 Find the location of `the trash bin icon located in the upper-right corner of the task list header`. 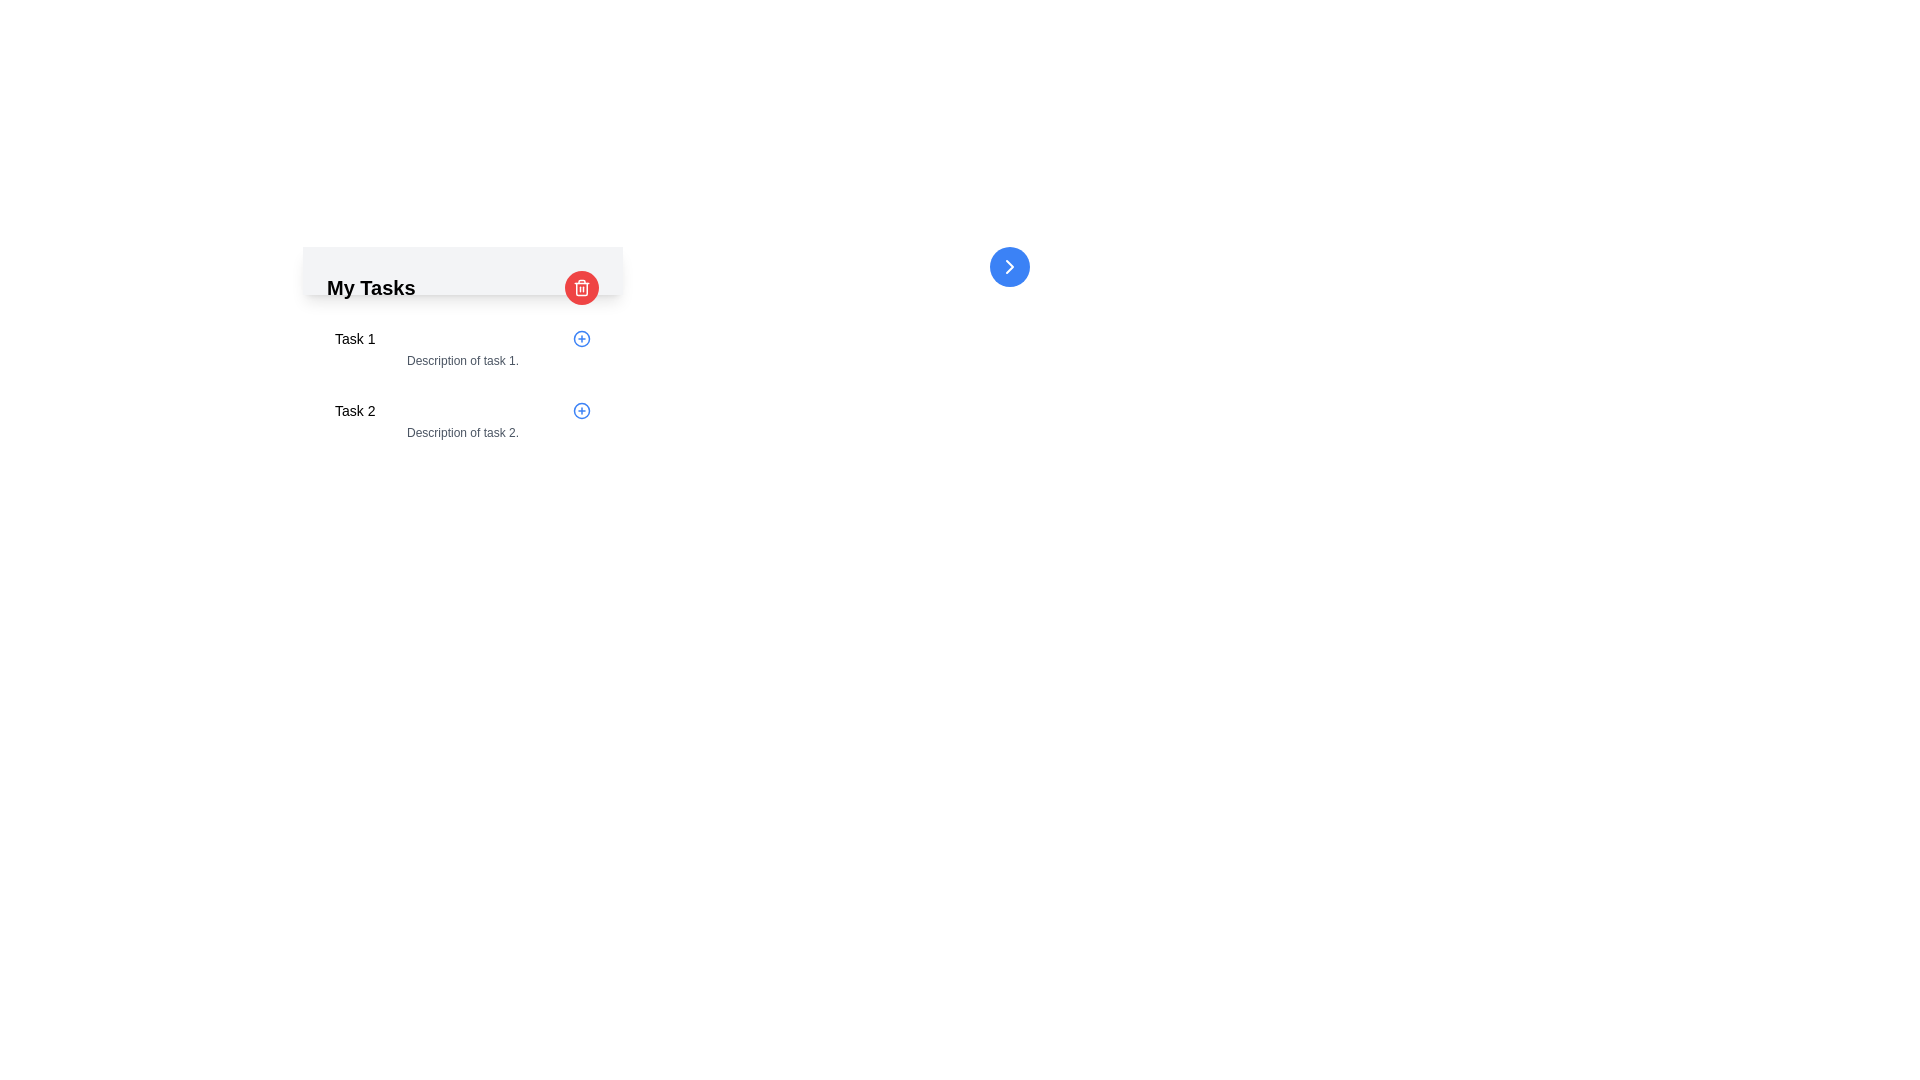

the trash bin icon located in the upper-right corner of the task list header is located at coordinates (580, 289).